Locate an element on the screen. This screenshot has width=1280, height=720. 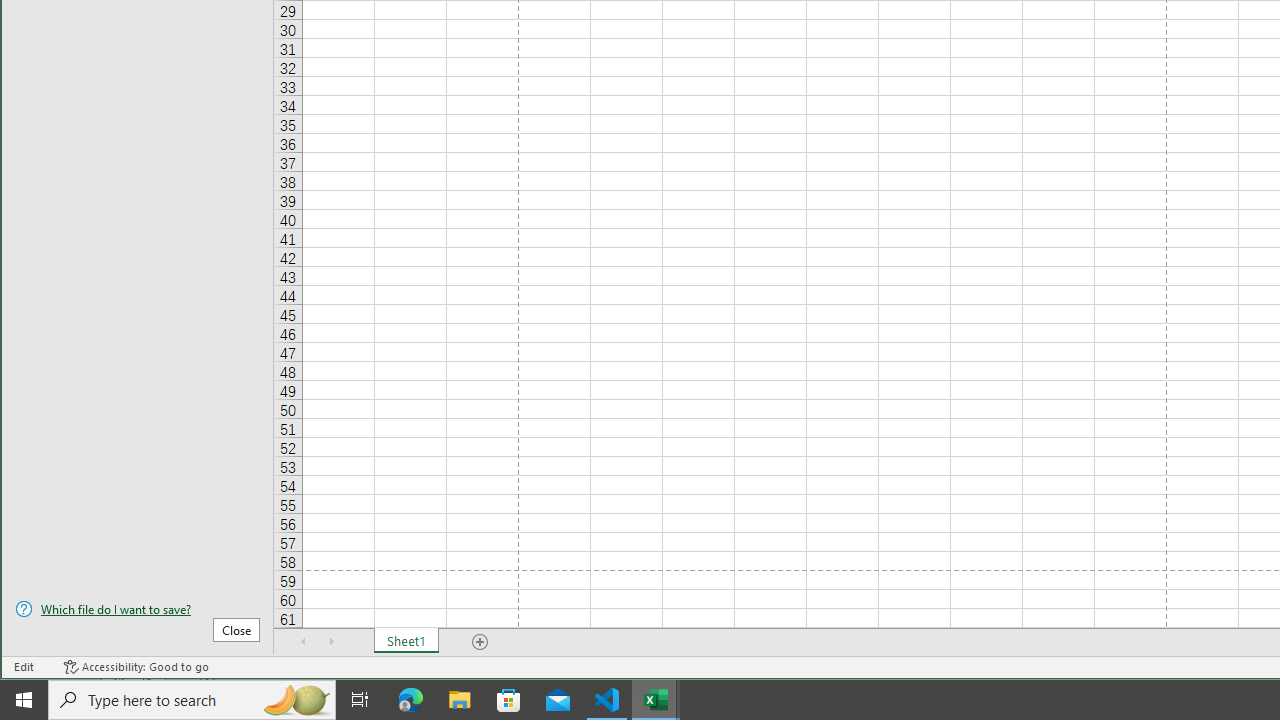
'Search highlights icon opens search home window' is located at coordinates (294, 698).